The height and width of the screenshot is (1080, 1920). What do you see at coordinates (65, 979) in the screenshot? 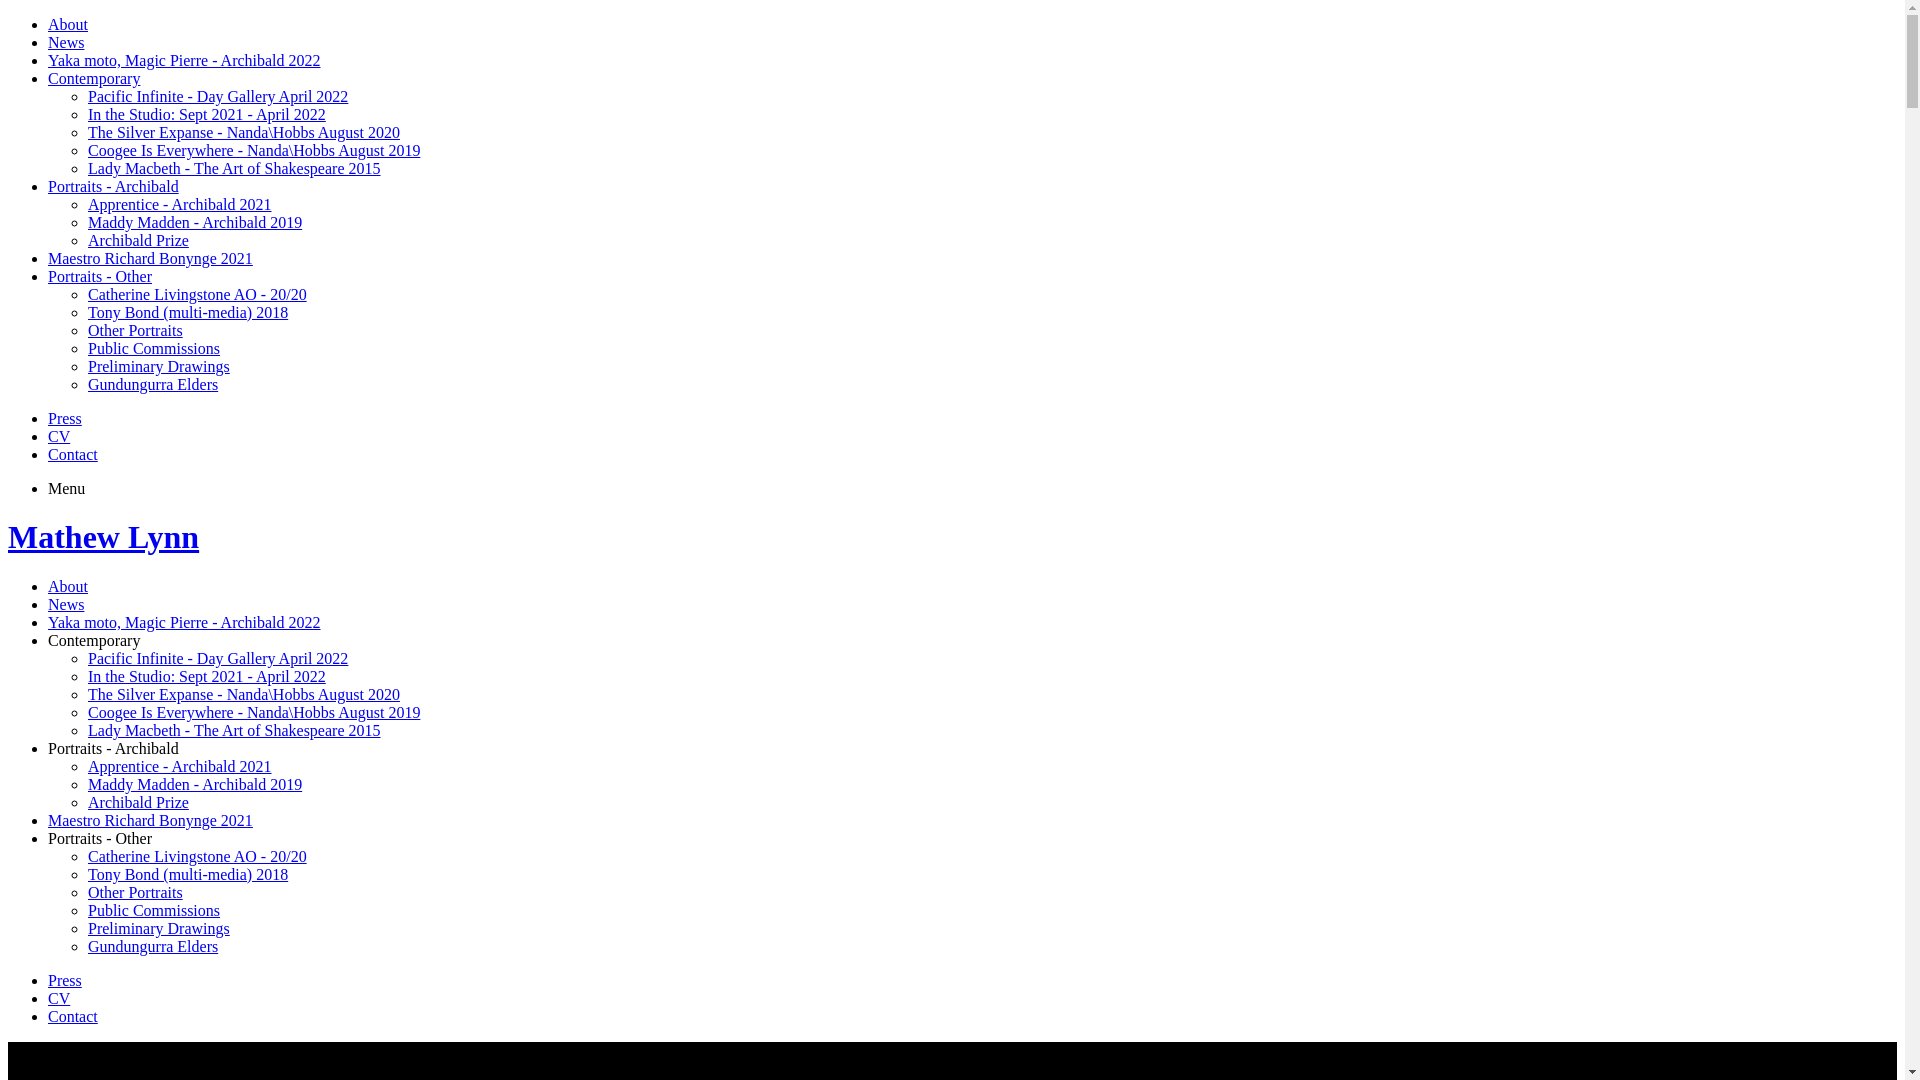
I see `'Press'` at bounding box center [65, 979].